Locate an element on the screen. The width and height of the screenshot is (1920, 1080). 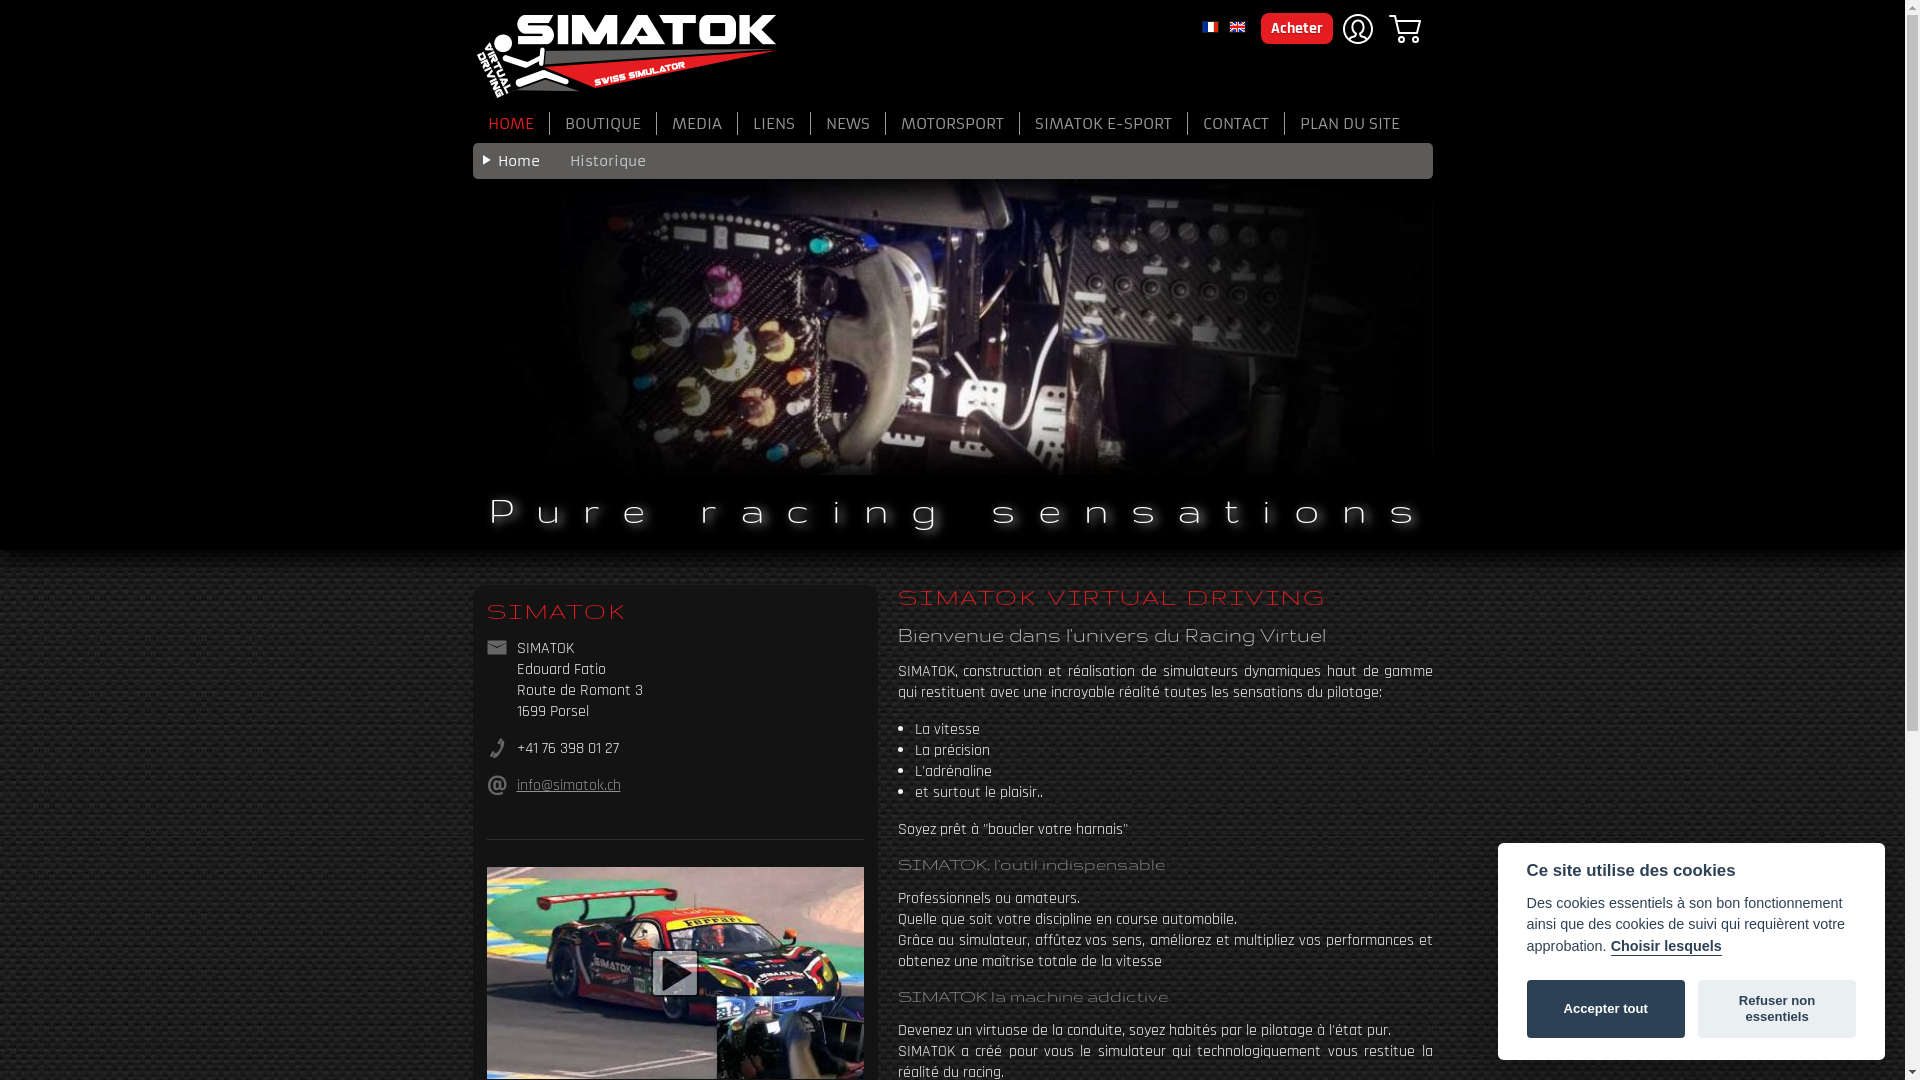
'Home' is located at coordinates (481, 160).